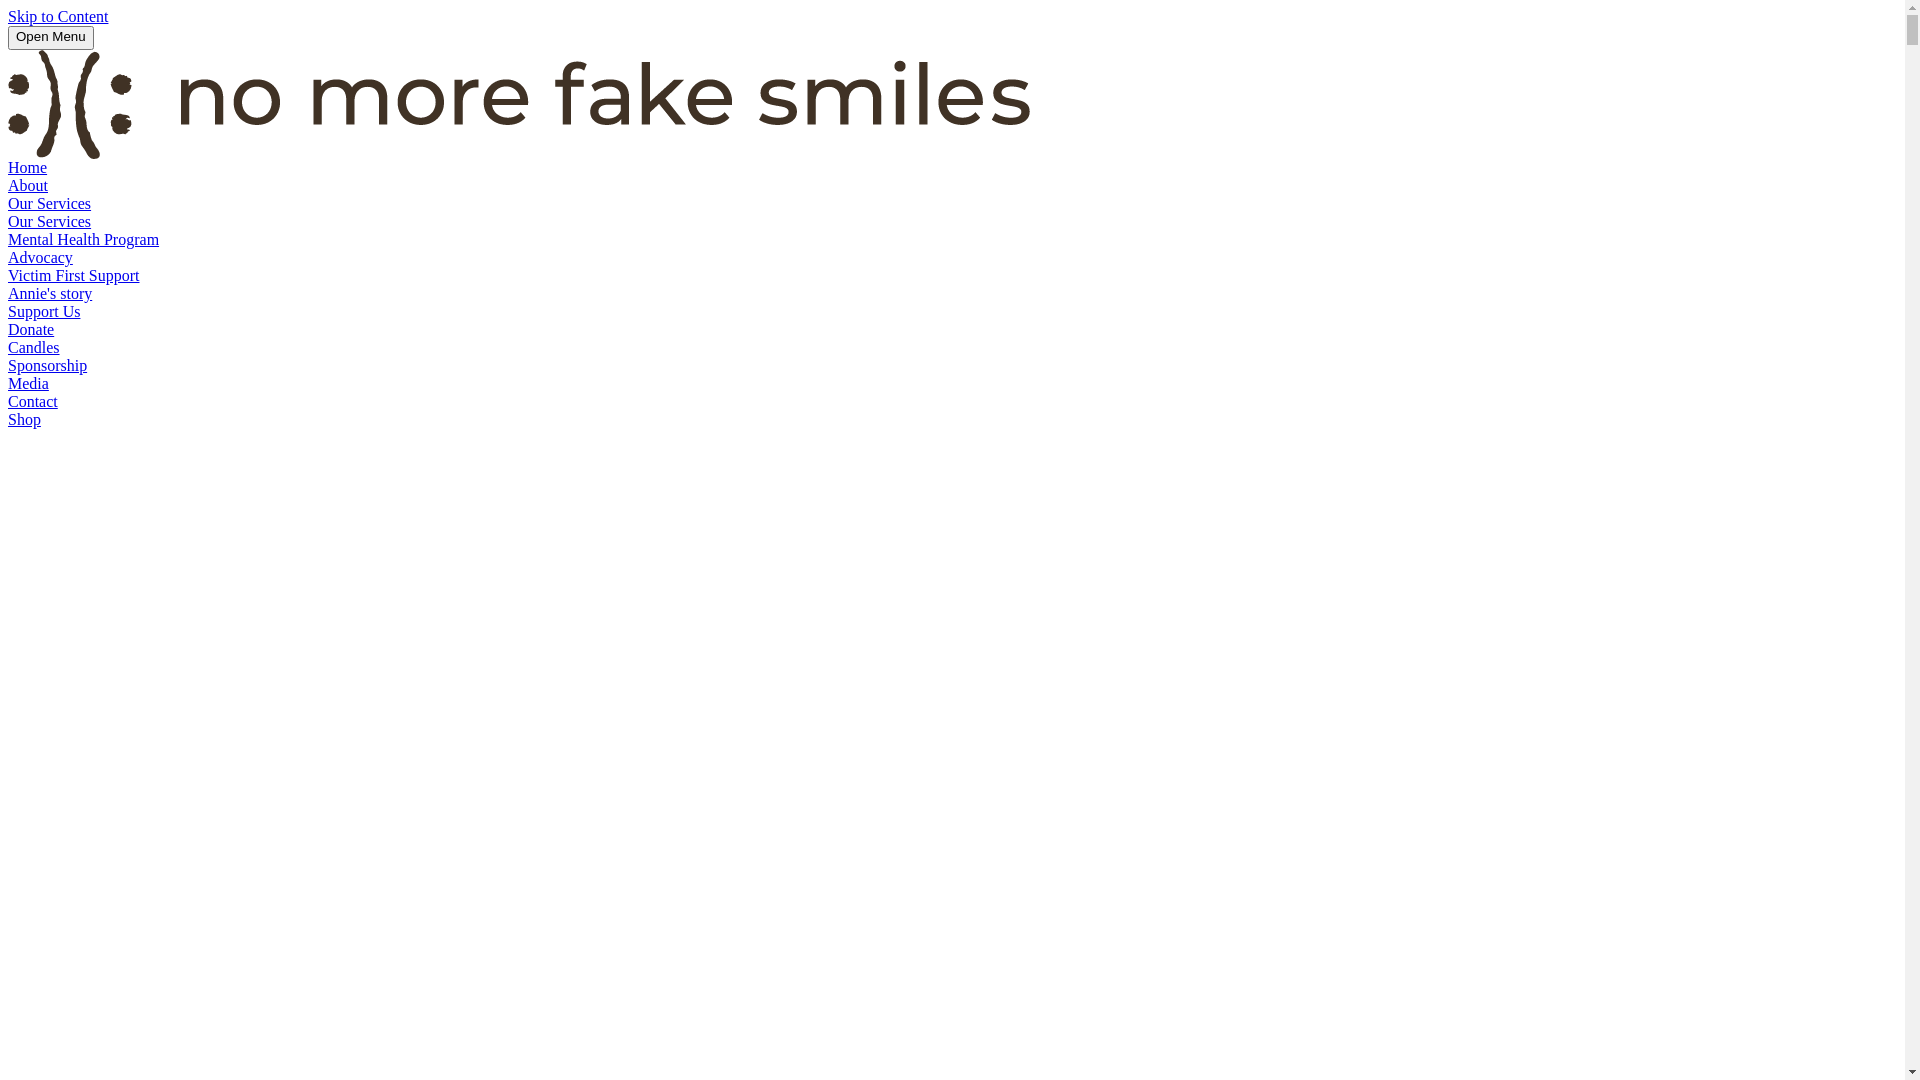 The height and width of the screenshot is (1080, 1920). I want to click on 'Our Services', so click(49, 221).